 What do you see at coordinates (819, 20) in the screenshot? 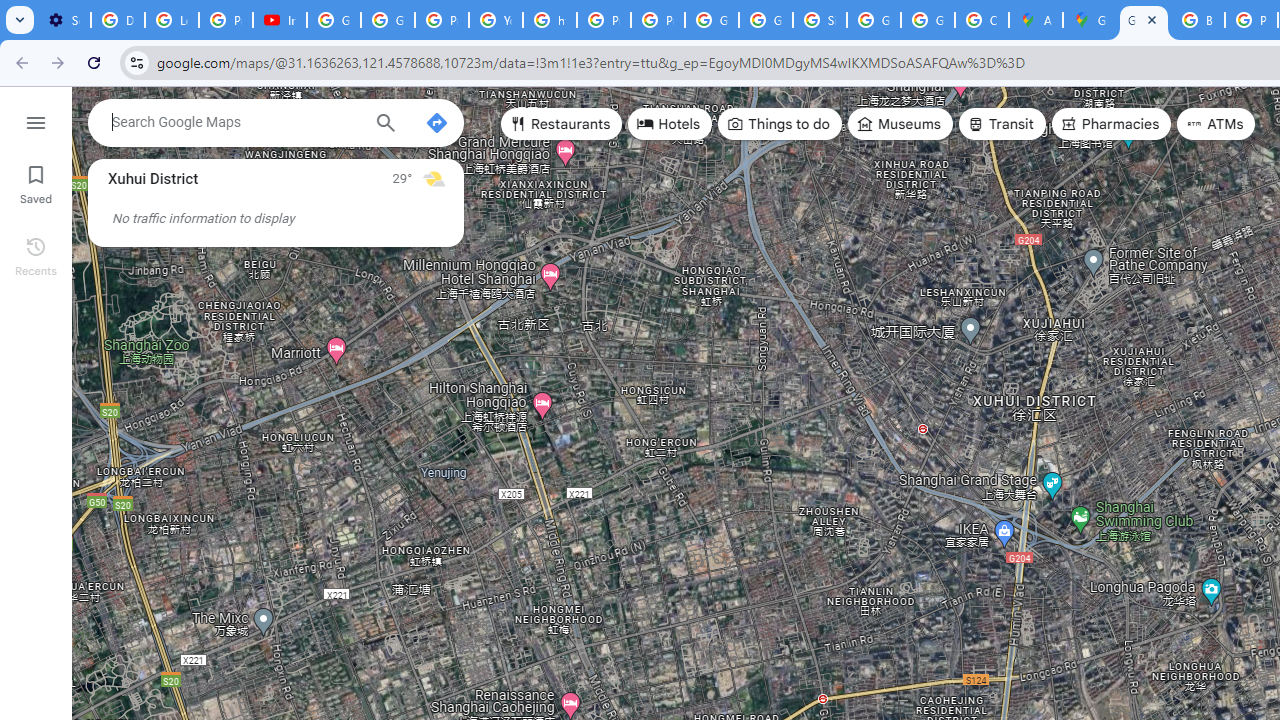
I see `'Sign in - Google Accounts'` at bounding box center [819, 20].